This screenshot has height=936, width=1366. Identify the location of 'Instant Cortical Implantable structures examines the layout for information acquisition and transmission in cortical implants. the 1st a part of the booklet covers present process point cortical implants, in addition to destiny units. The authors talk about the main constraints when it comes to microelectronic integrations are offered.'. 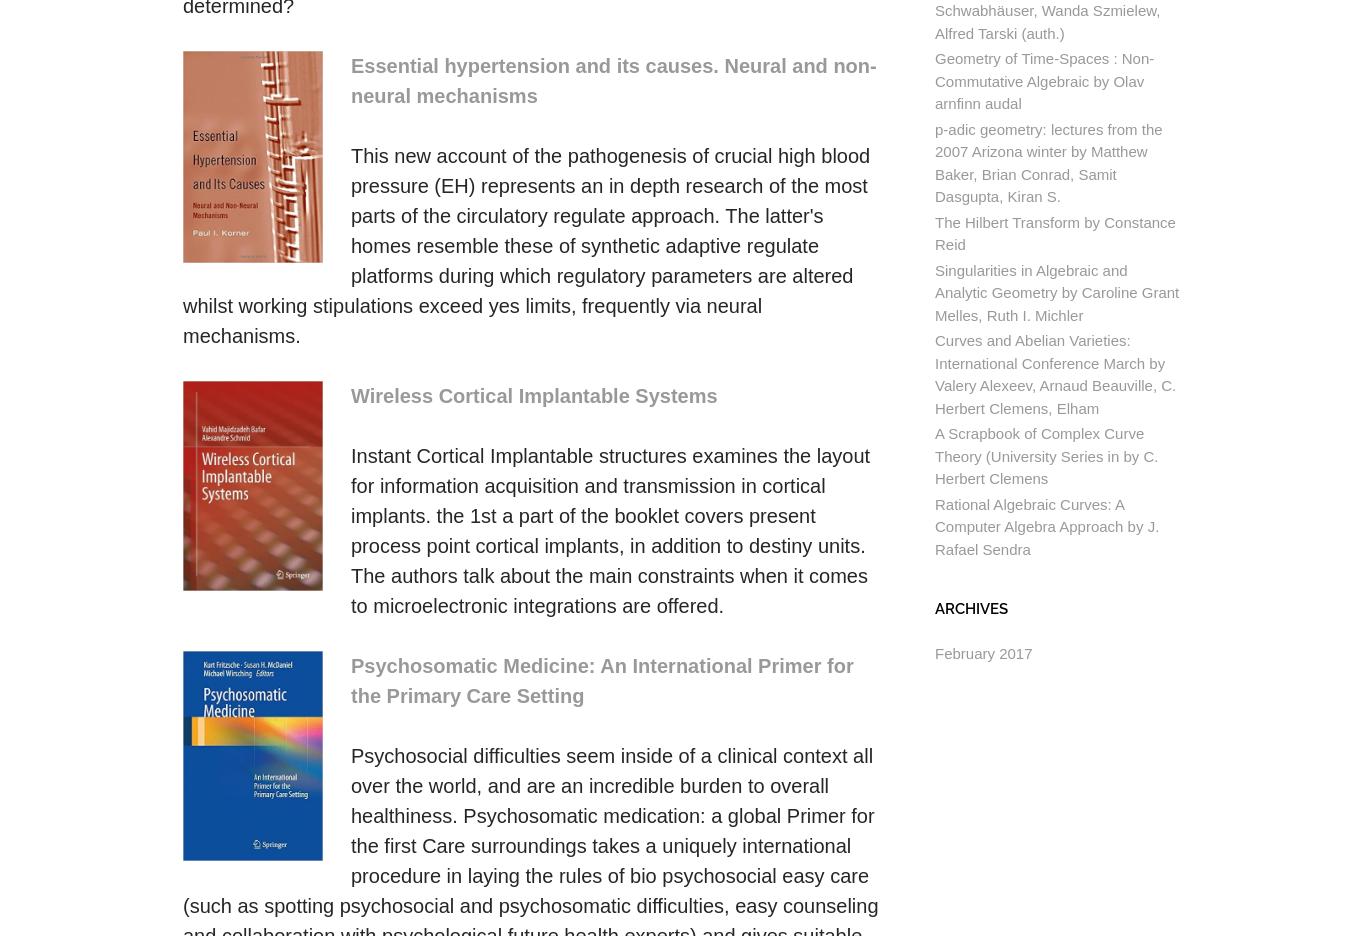
(609, 530).